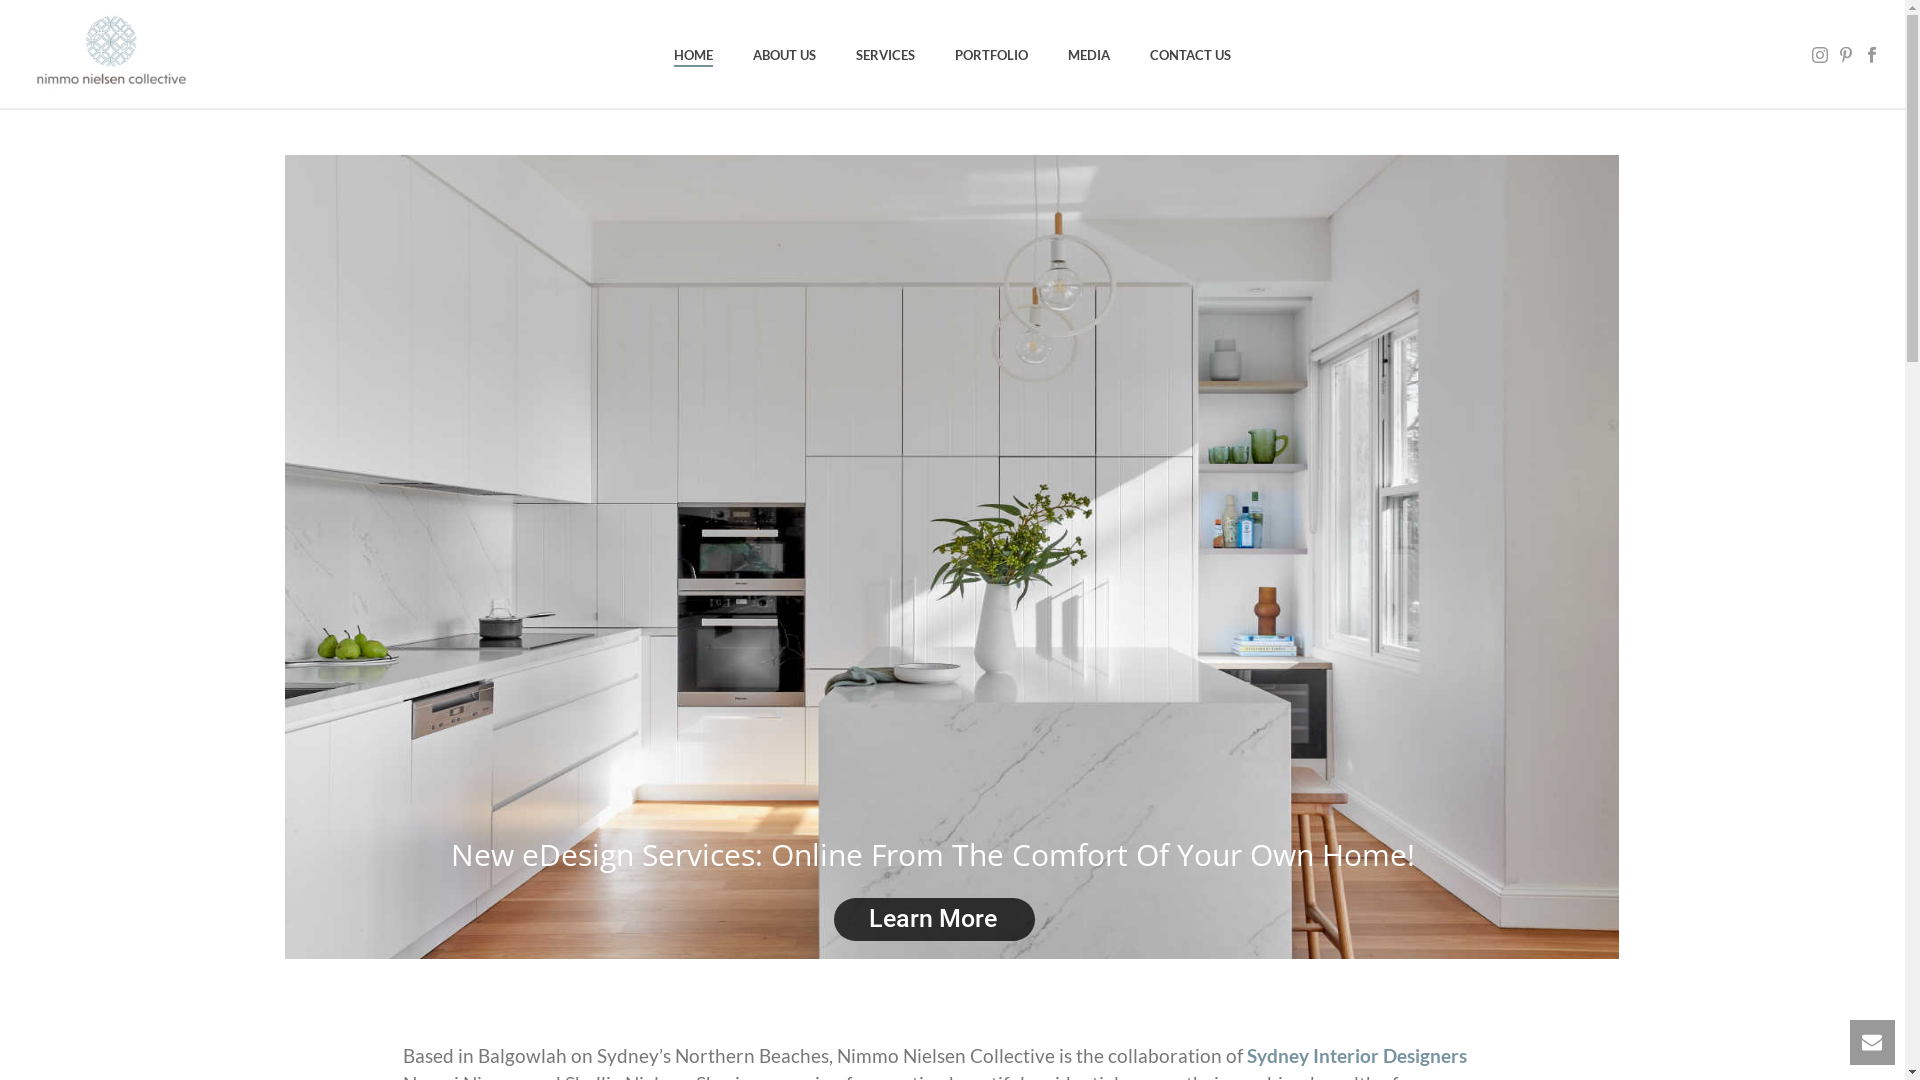 The height and width of the screenshot is (1080, 1920). What do you see at coordinates (884, 53) in the screenshot?
I see `'SERVICES'` at bounding box center [884, 53].